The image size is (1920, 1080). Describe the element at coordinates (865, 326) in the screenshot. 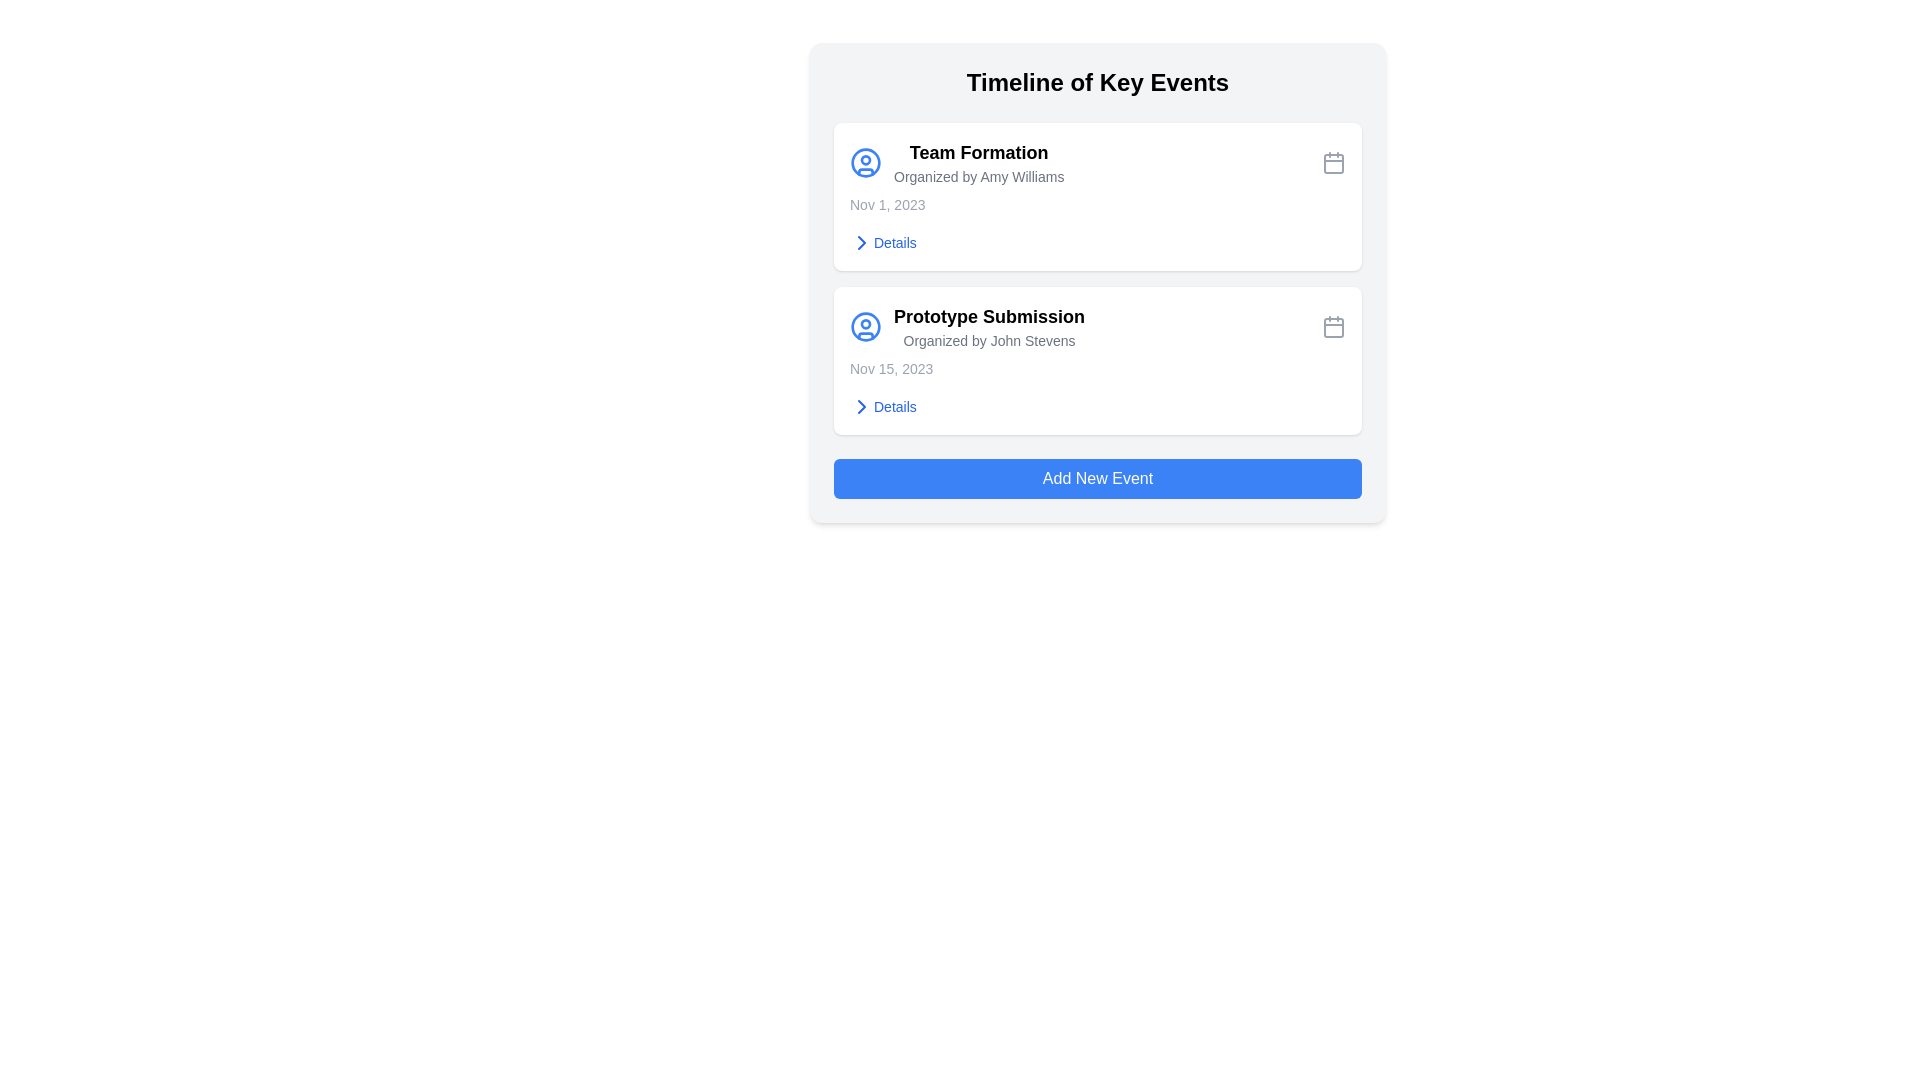

I see `the user profile icon located at the top-left corner of the 'Prototype Submission' card in the 'Timeline of Key Events' section, which is positioned before the text 'Prototype Submission' and 'Organized by John Stevens'` at that location.